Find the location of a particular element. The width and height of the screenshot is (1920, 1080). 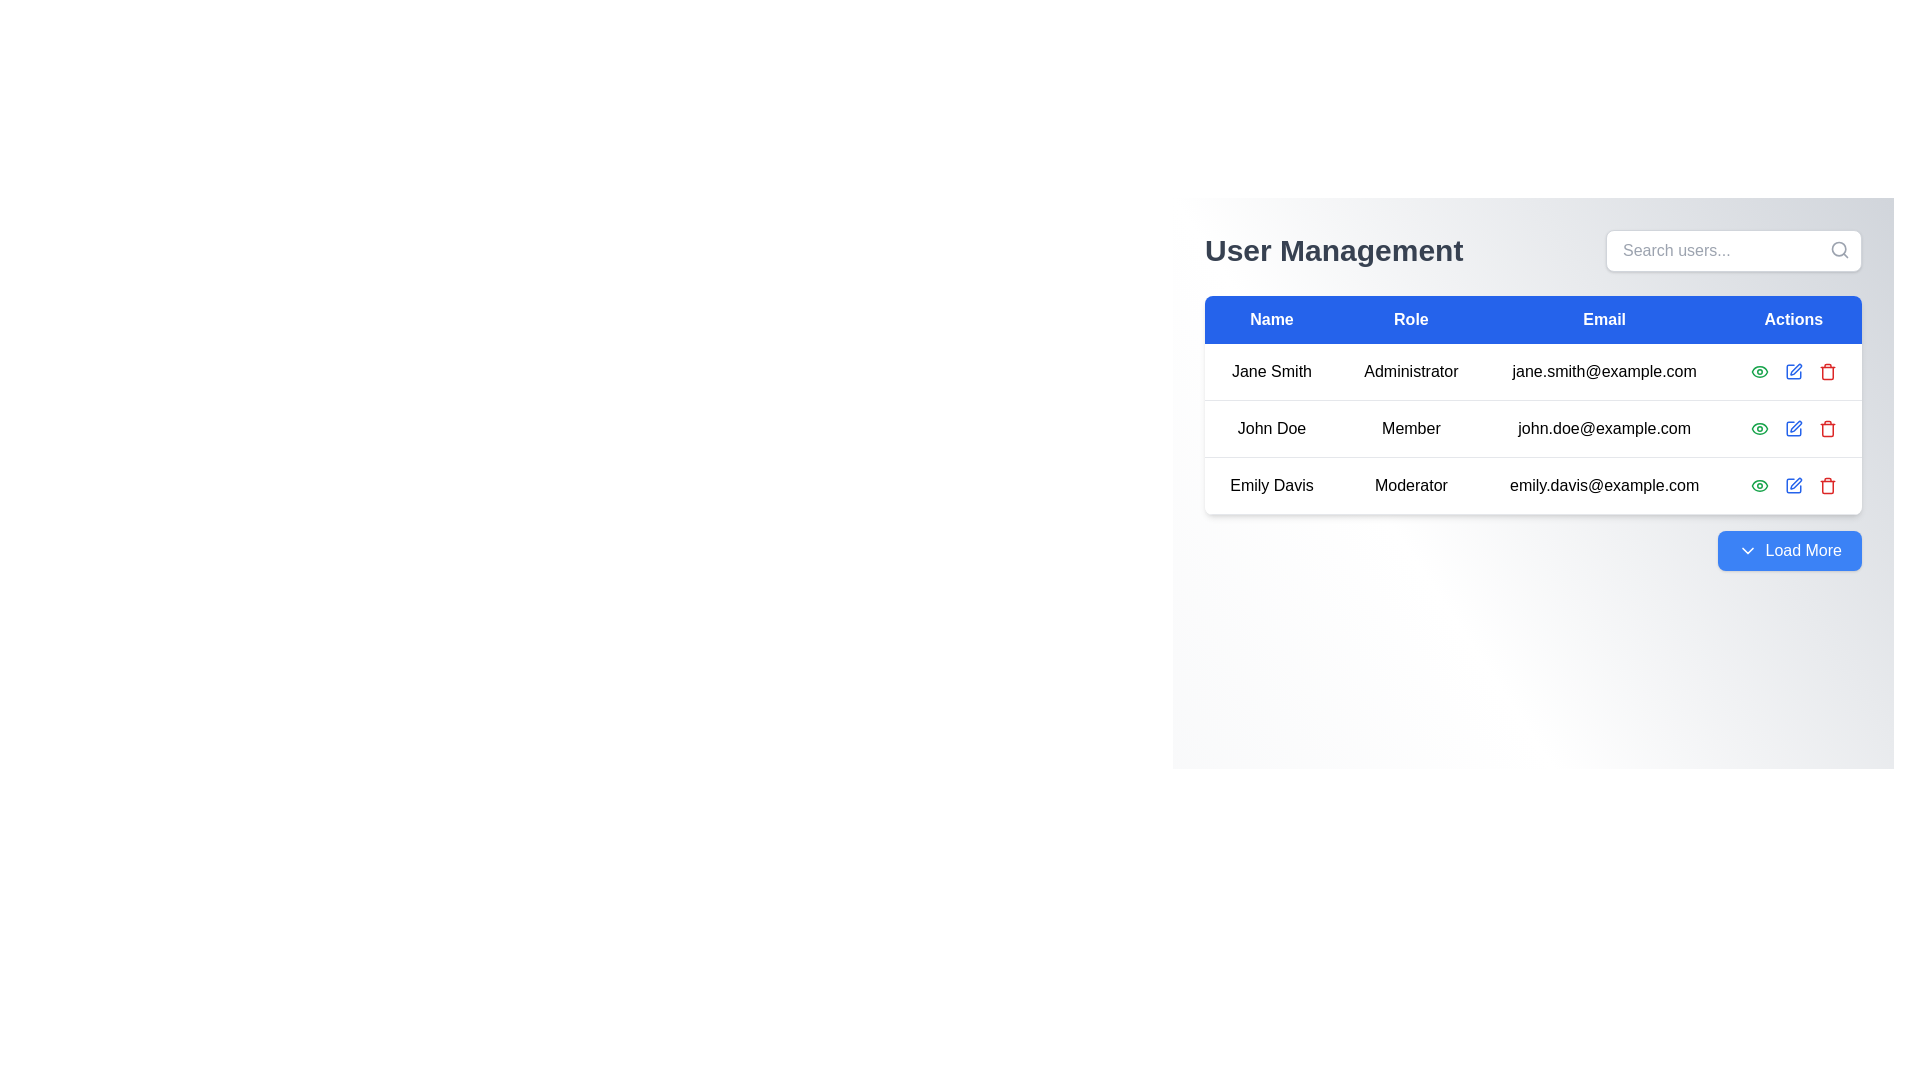

email address displayed in the Text Display element located in the third column of the user management table for John Doe is located at coordinates (1604, 427).